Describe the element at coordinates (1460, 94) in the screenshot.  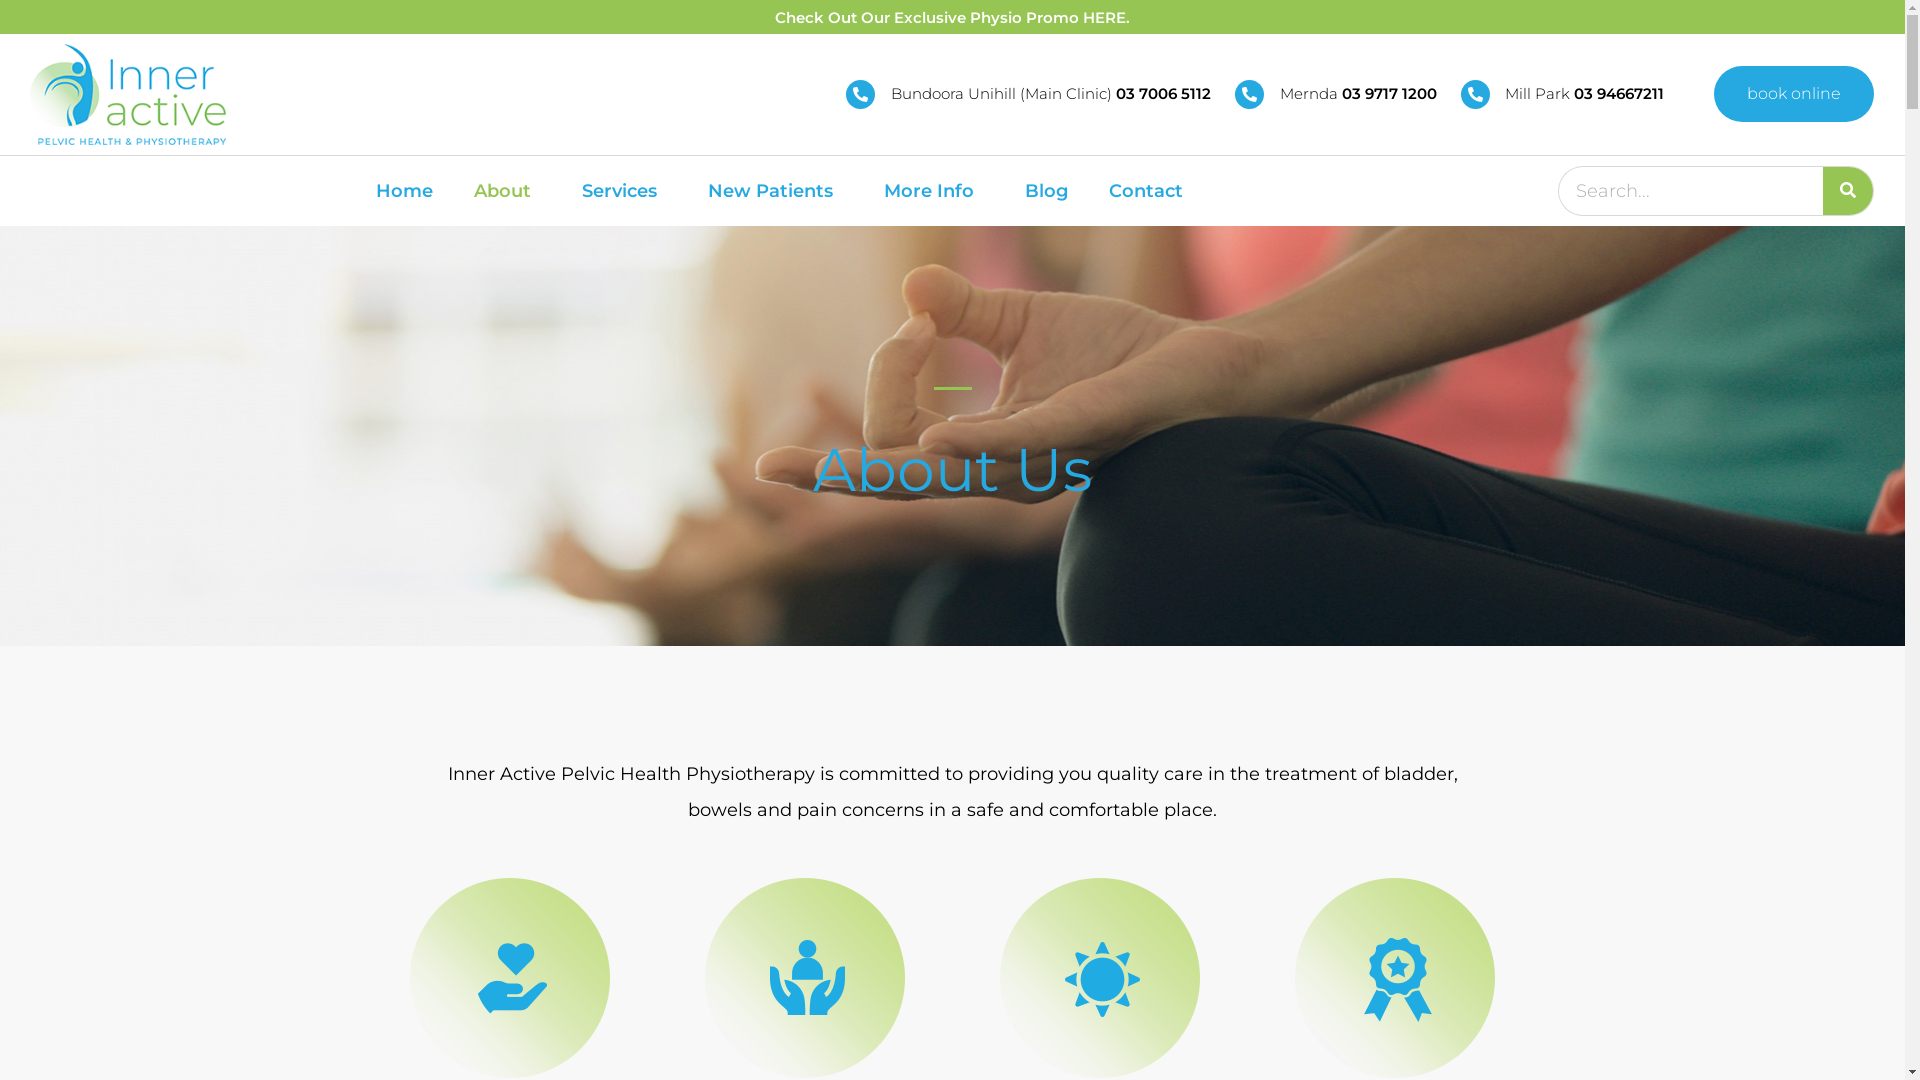
I see `'Mill Park 03 94667211'` at that location.